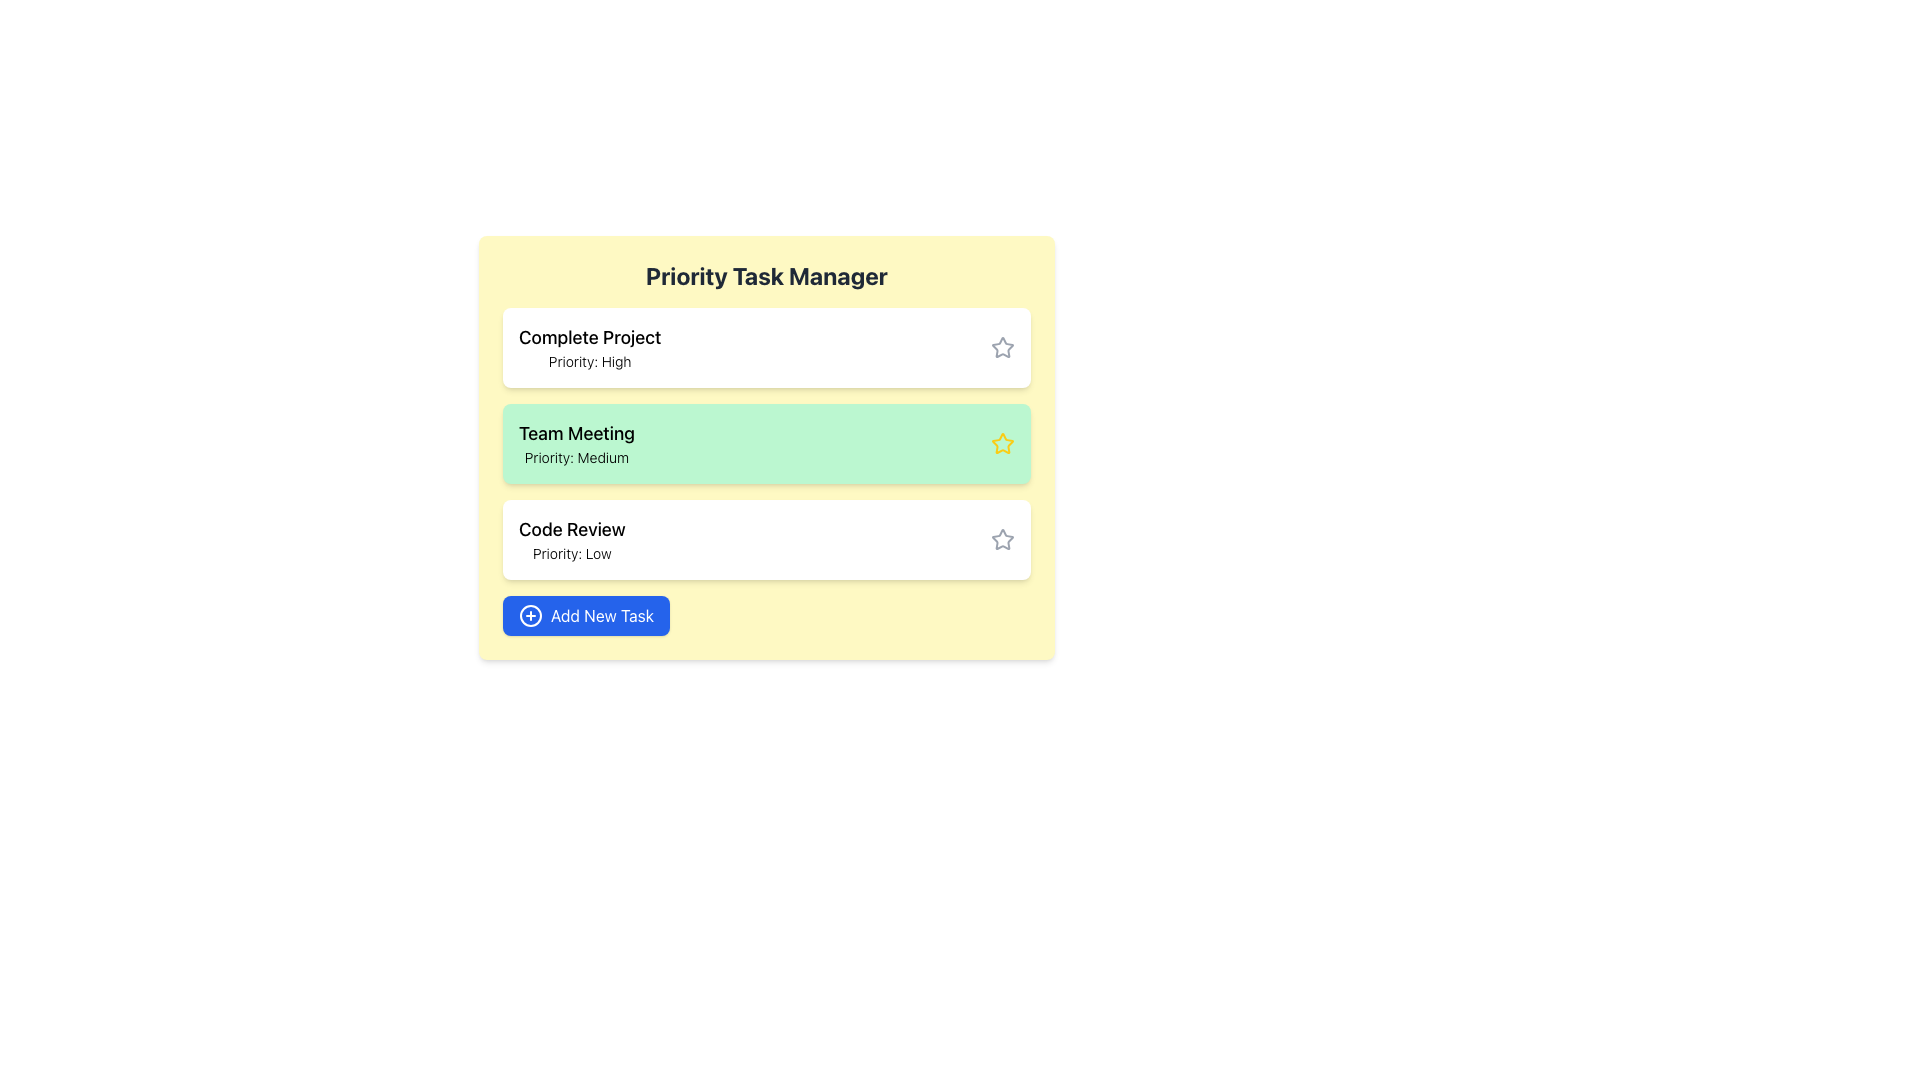 Image resolution: width=1920 pixels, height=1080 pixels. Describe the element at coordinates (571, 554) in the screenshot. I see `the priority level label for the 'Code Review' task, which is located immediately below the 'Code Review' text in the task card` at that location.